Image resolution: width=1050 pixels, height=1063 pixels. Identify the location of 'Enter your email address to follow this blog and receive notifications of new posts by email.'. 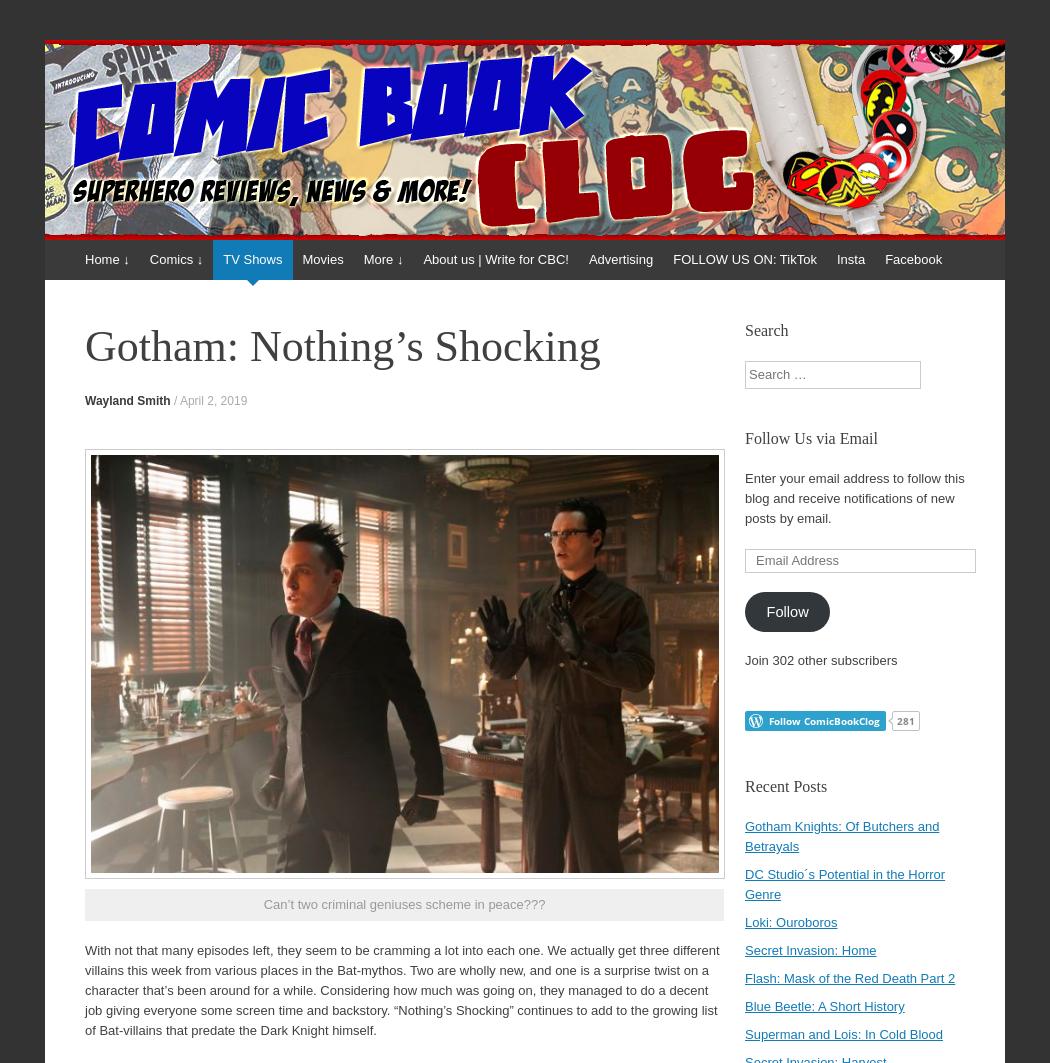
(854, 498).